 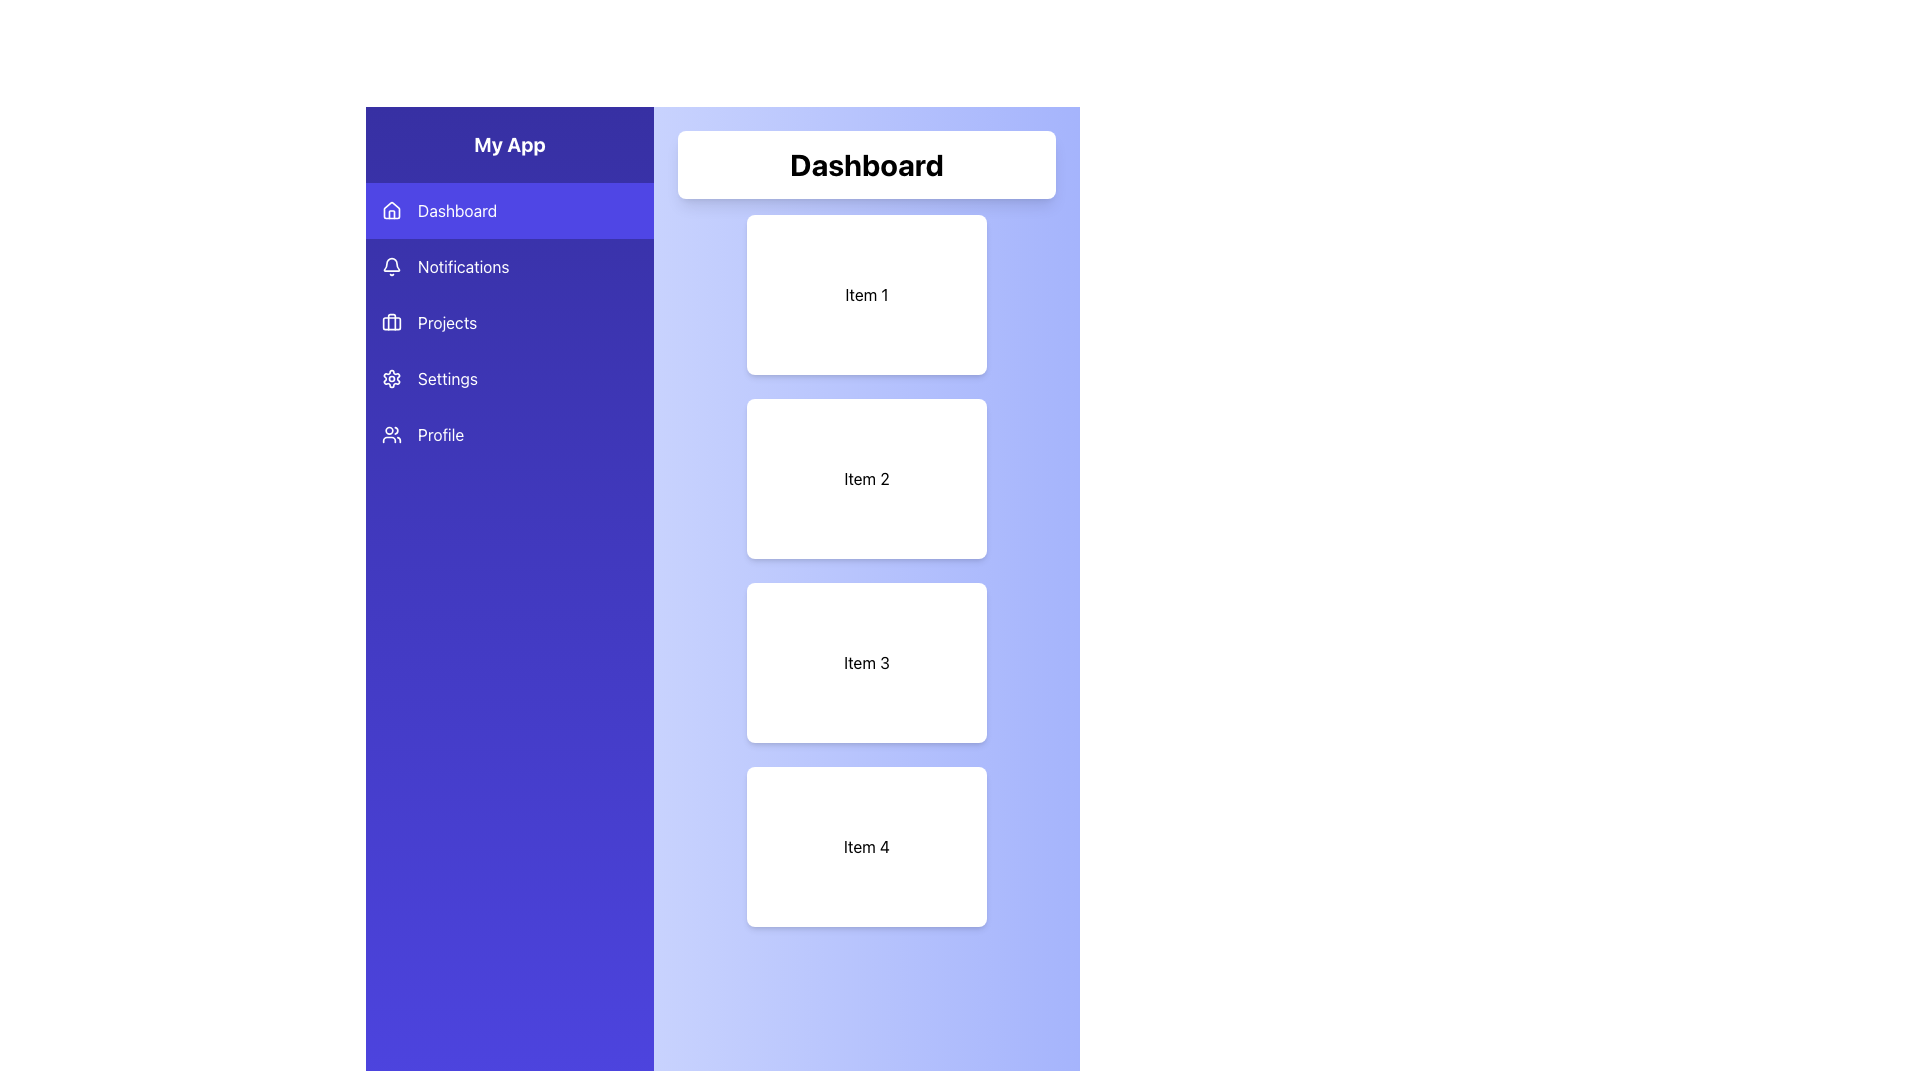 I want to click on the 'Dashboard' text label in the vertical navigation menu to trigger hover effects, so click(x=456, y=211).